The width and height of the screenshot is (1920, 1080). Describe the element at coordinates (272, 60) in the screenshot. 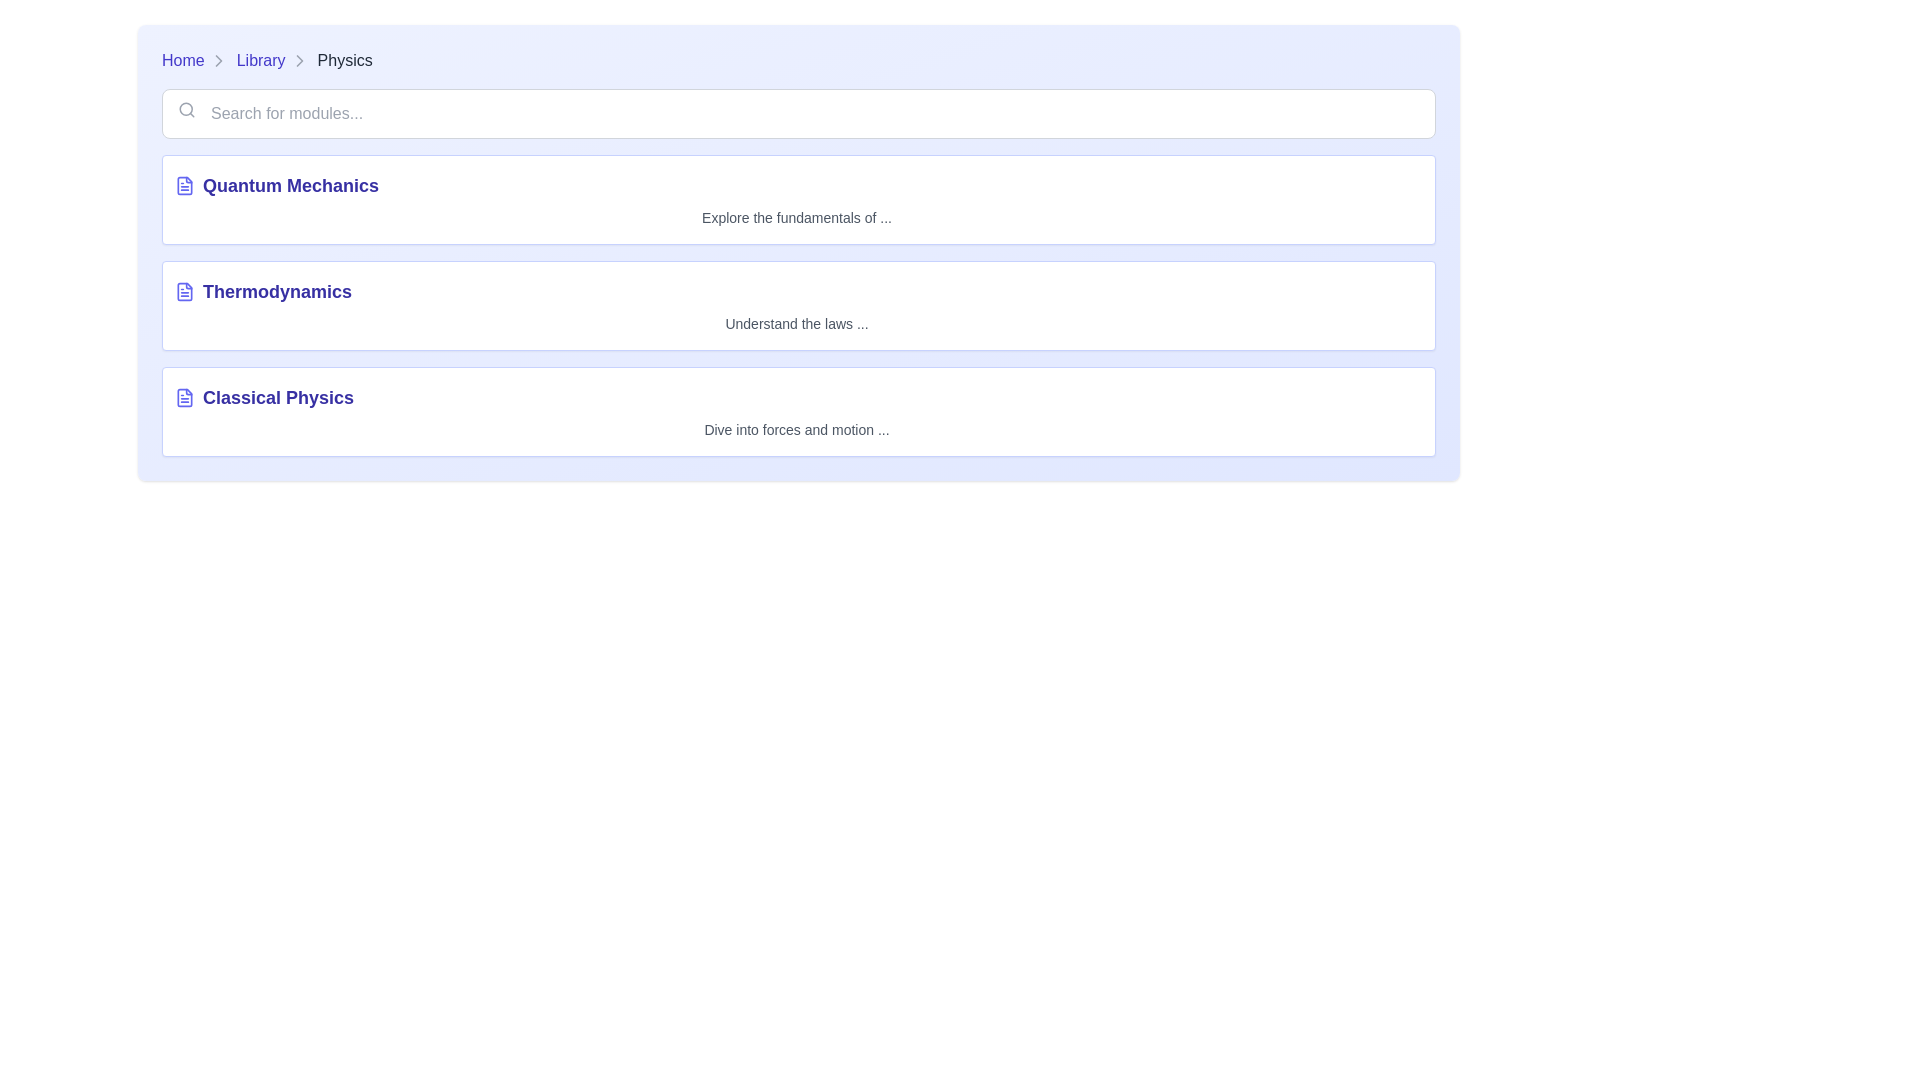

I see `the navigation link in the breadcrumb that redirects to the Library section` at that location.